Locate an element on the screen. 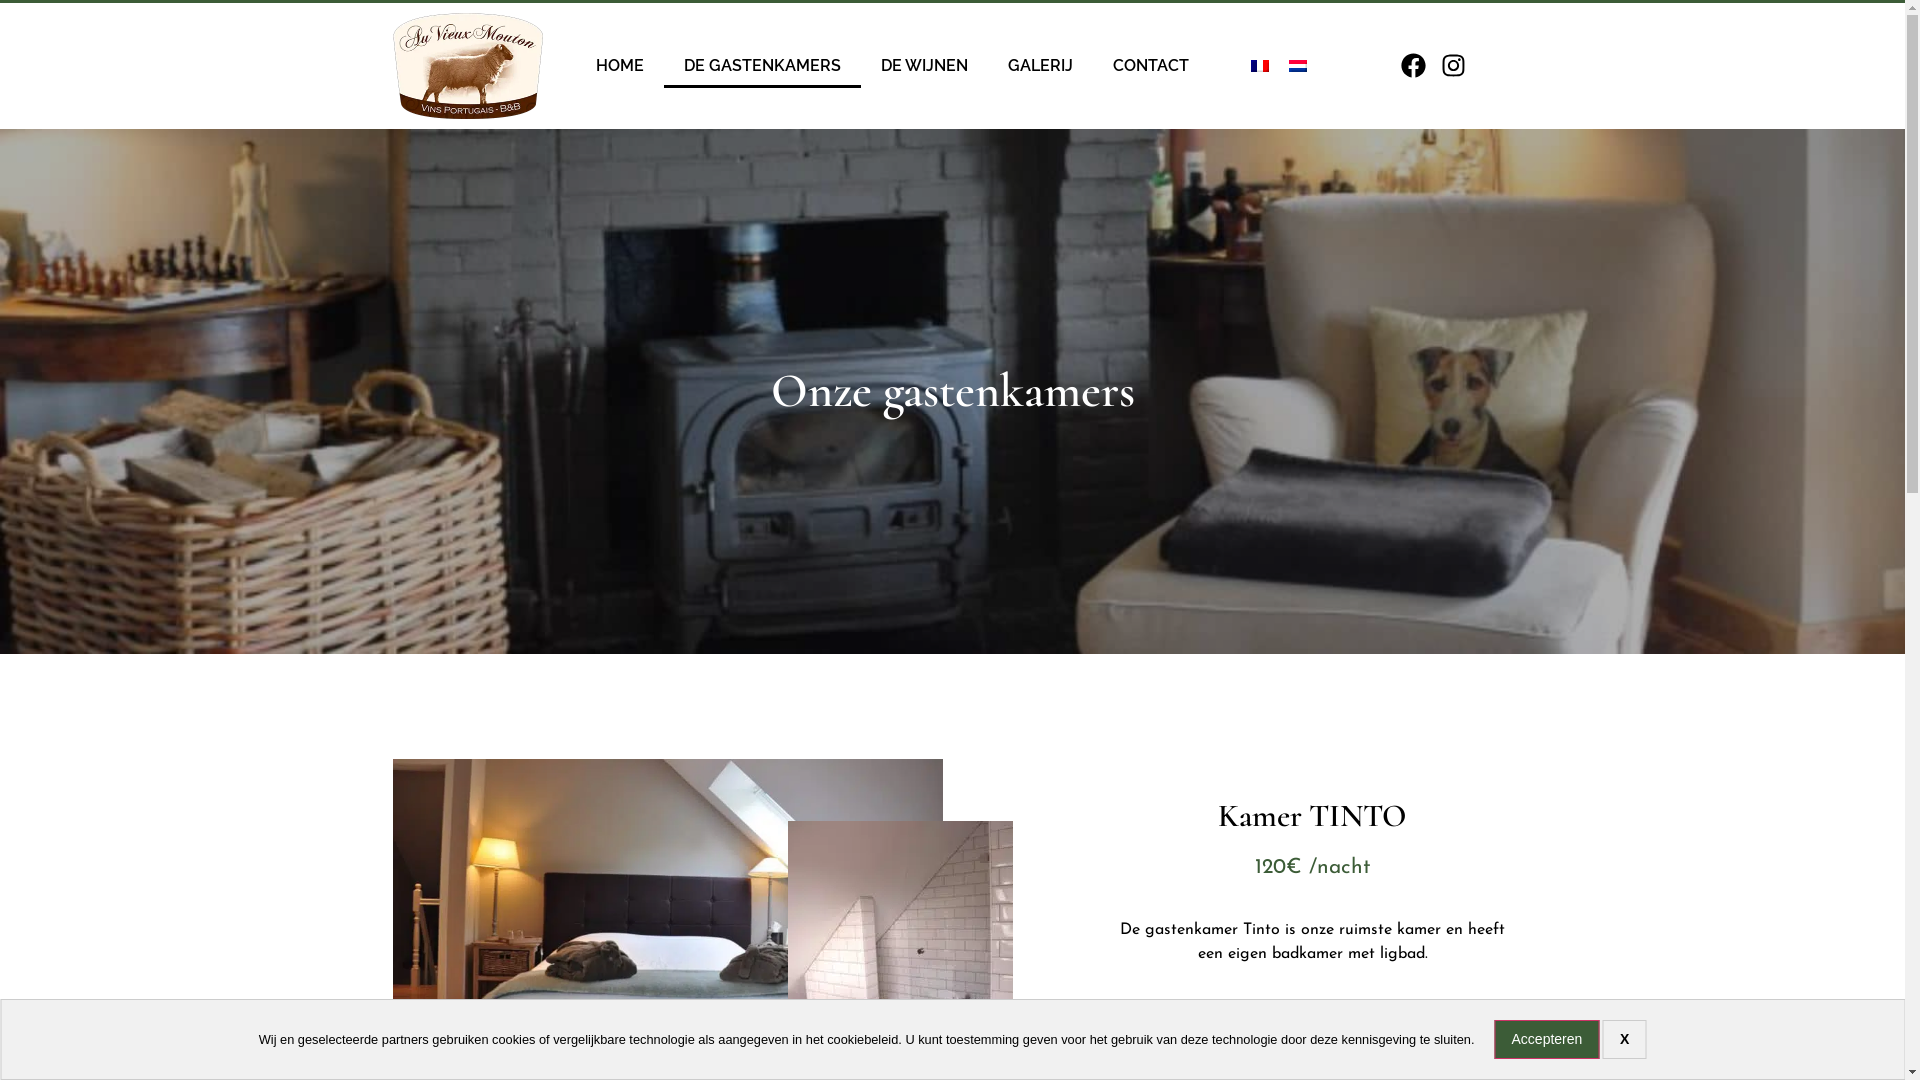 Image resolution: width=1920 pixels, height=1080 pixels. 'DE WIJNEN' is located at coordinates (860, 64).